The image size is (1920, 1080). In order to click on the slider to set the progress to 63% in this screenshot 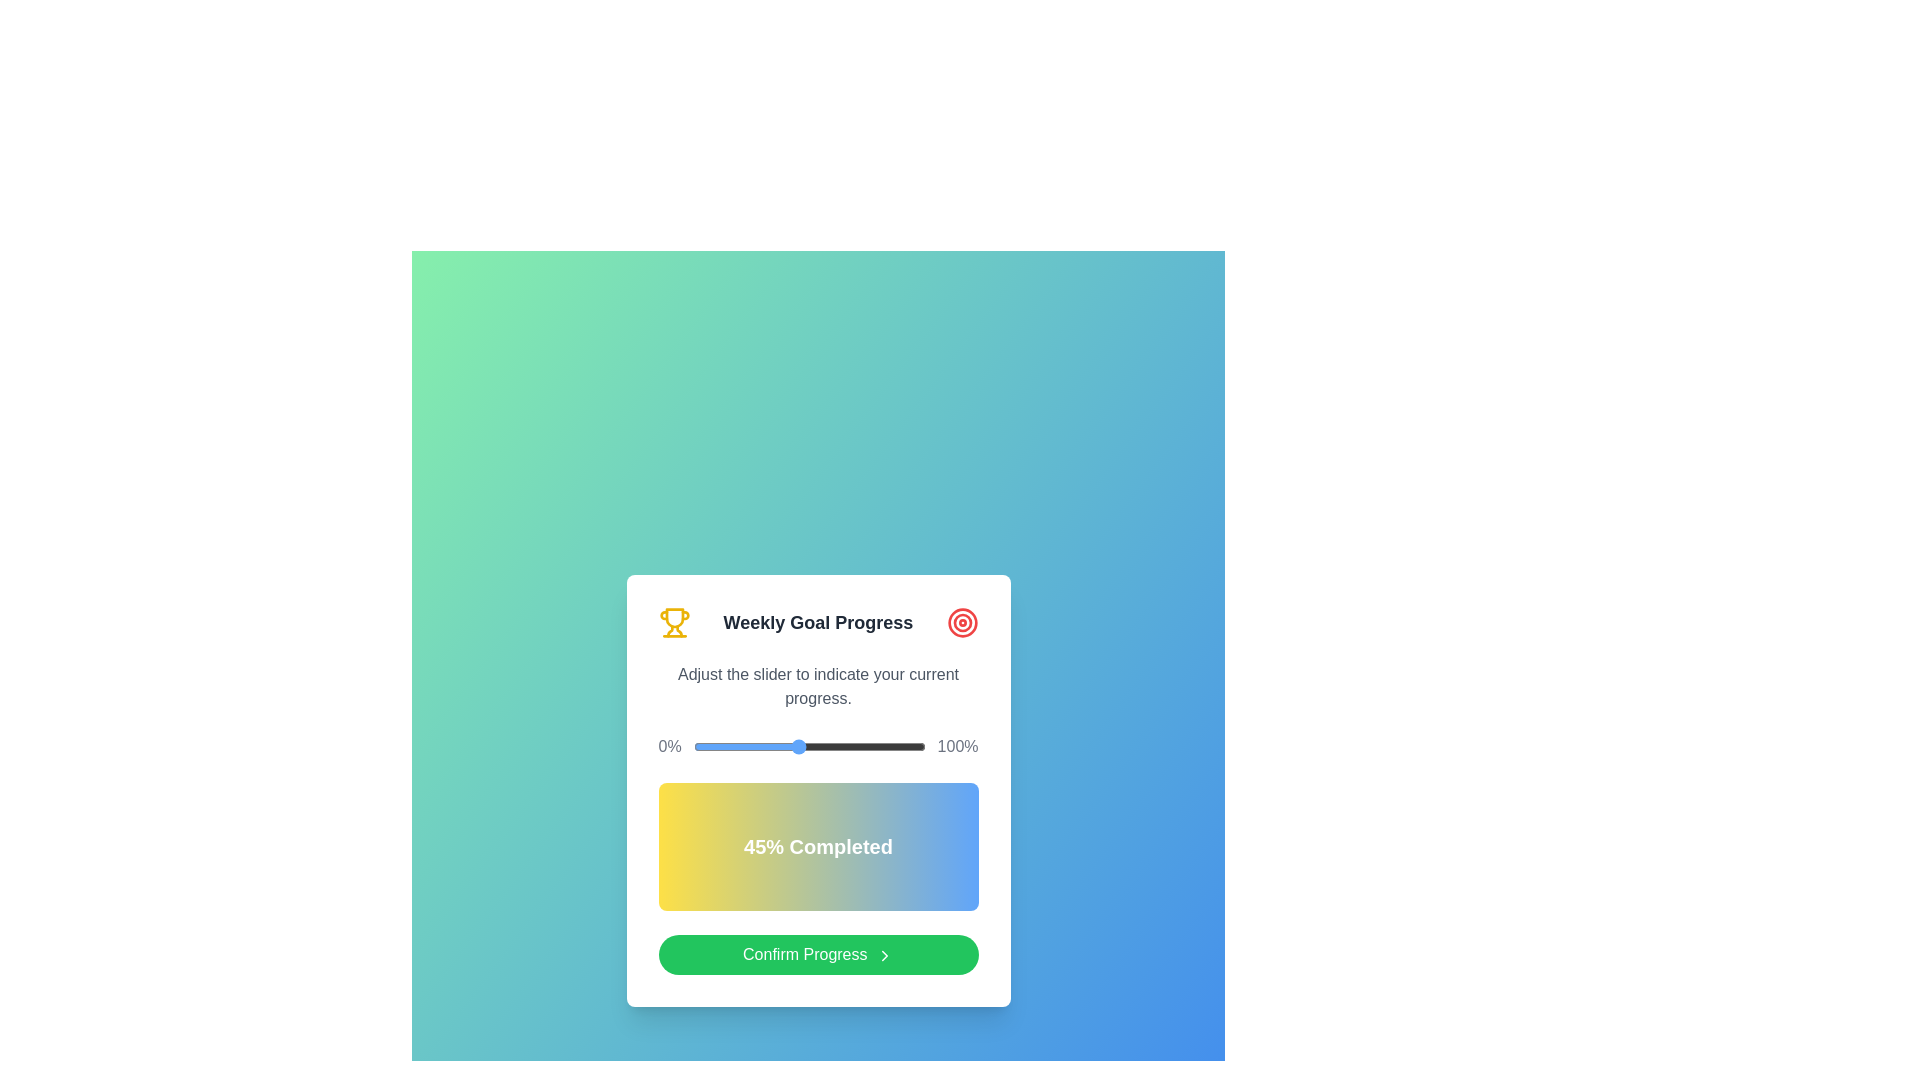, I will do `click(839, 747)`.